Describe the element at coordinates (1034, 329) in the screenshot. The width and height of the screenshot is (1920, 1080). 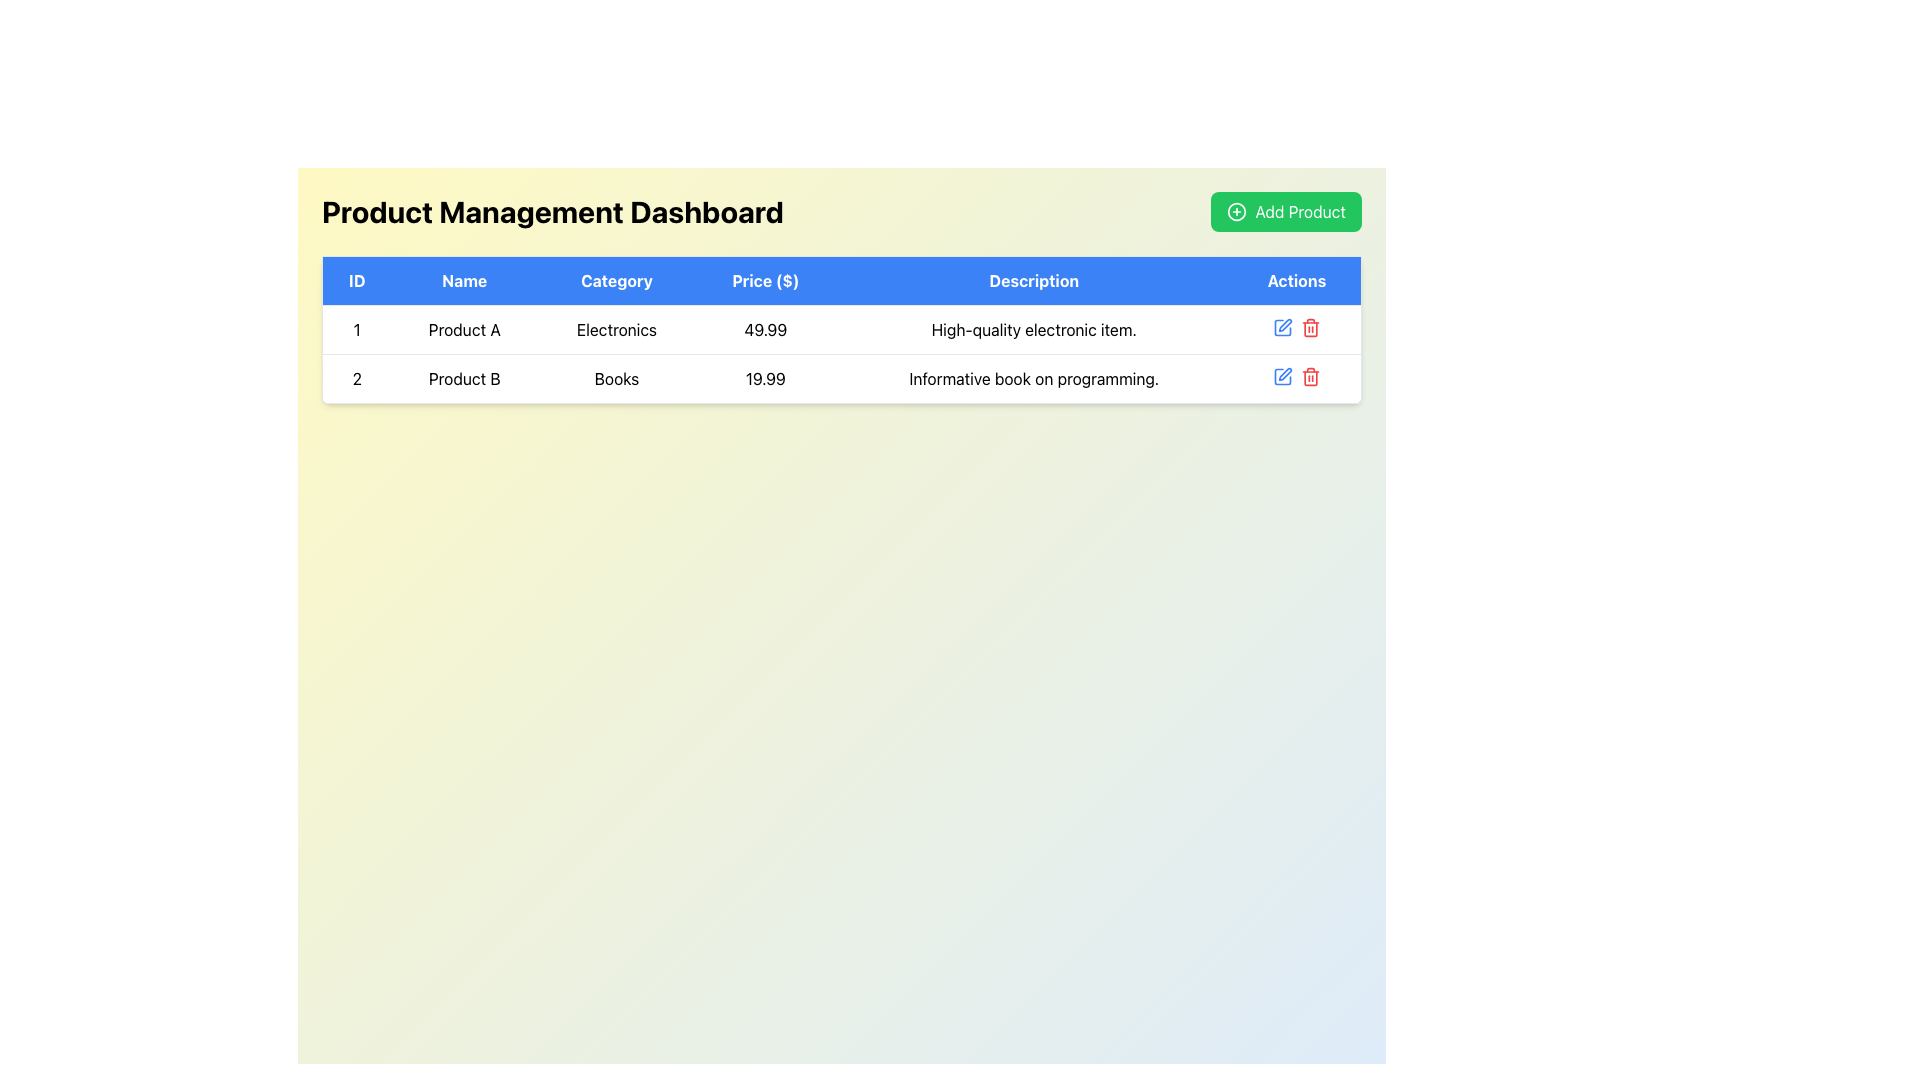
I see `the product description text located in the 'Description' column of the first row of the table, which is centrally aligned between the 'Price ($)' and 'Actions' columns` at that location.